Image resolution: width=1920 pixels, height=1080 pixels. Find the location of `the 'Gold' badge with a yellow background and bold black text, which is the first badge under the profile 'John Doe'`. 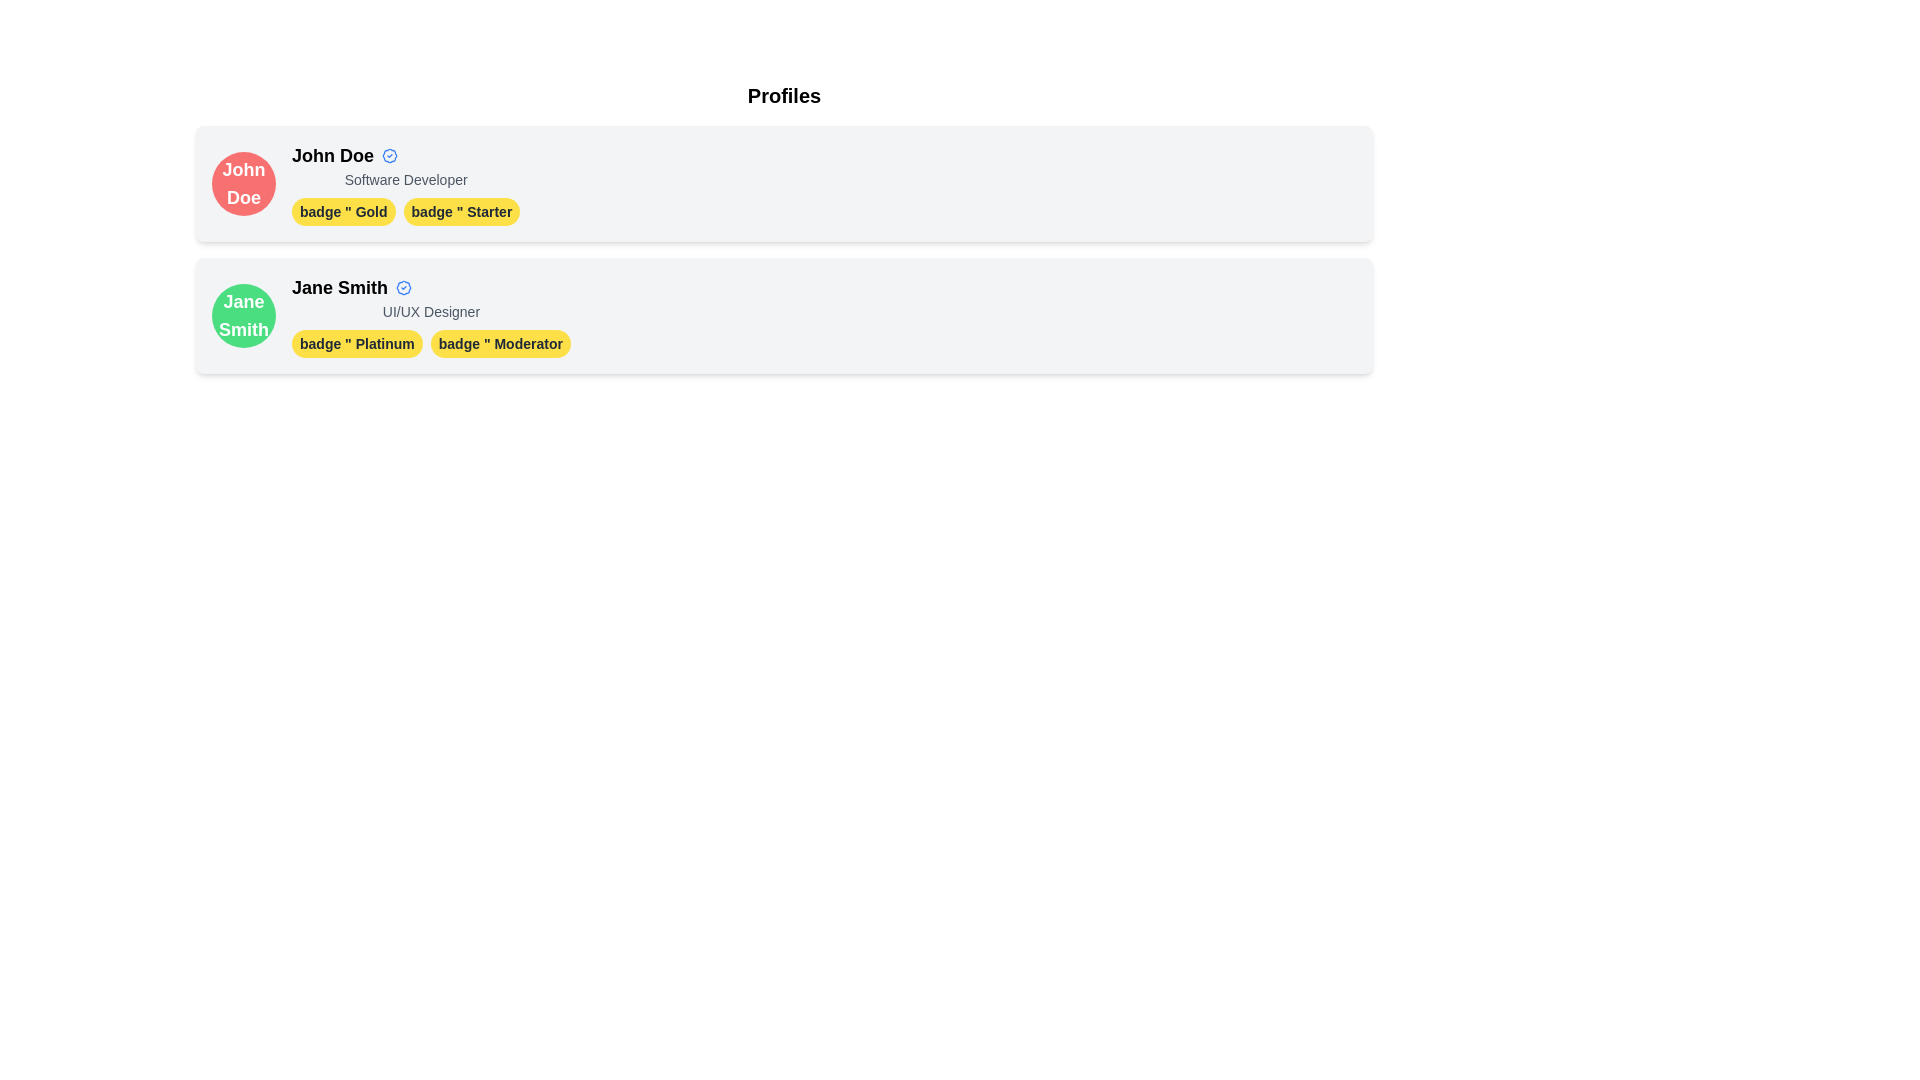

the 'Gold' badge with a yellow background and bold black text, which is the first badge under the profile 'John Doe' is located at coordinates (343, 212).